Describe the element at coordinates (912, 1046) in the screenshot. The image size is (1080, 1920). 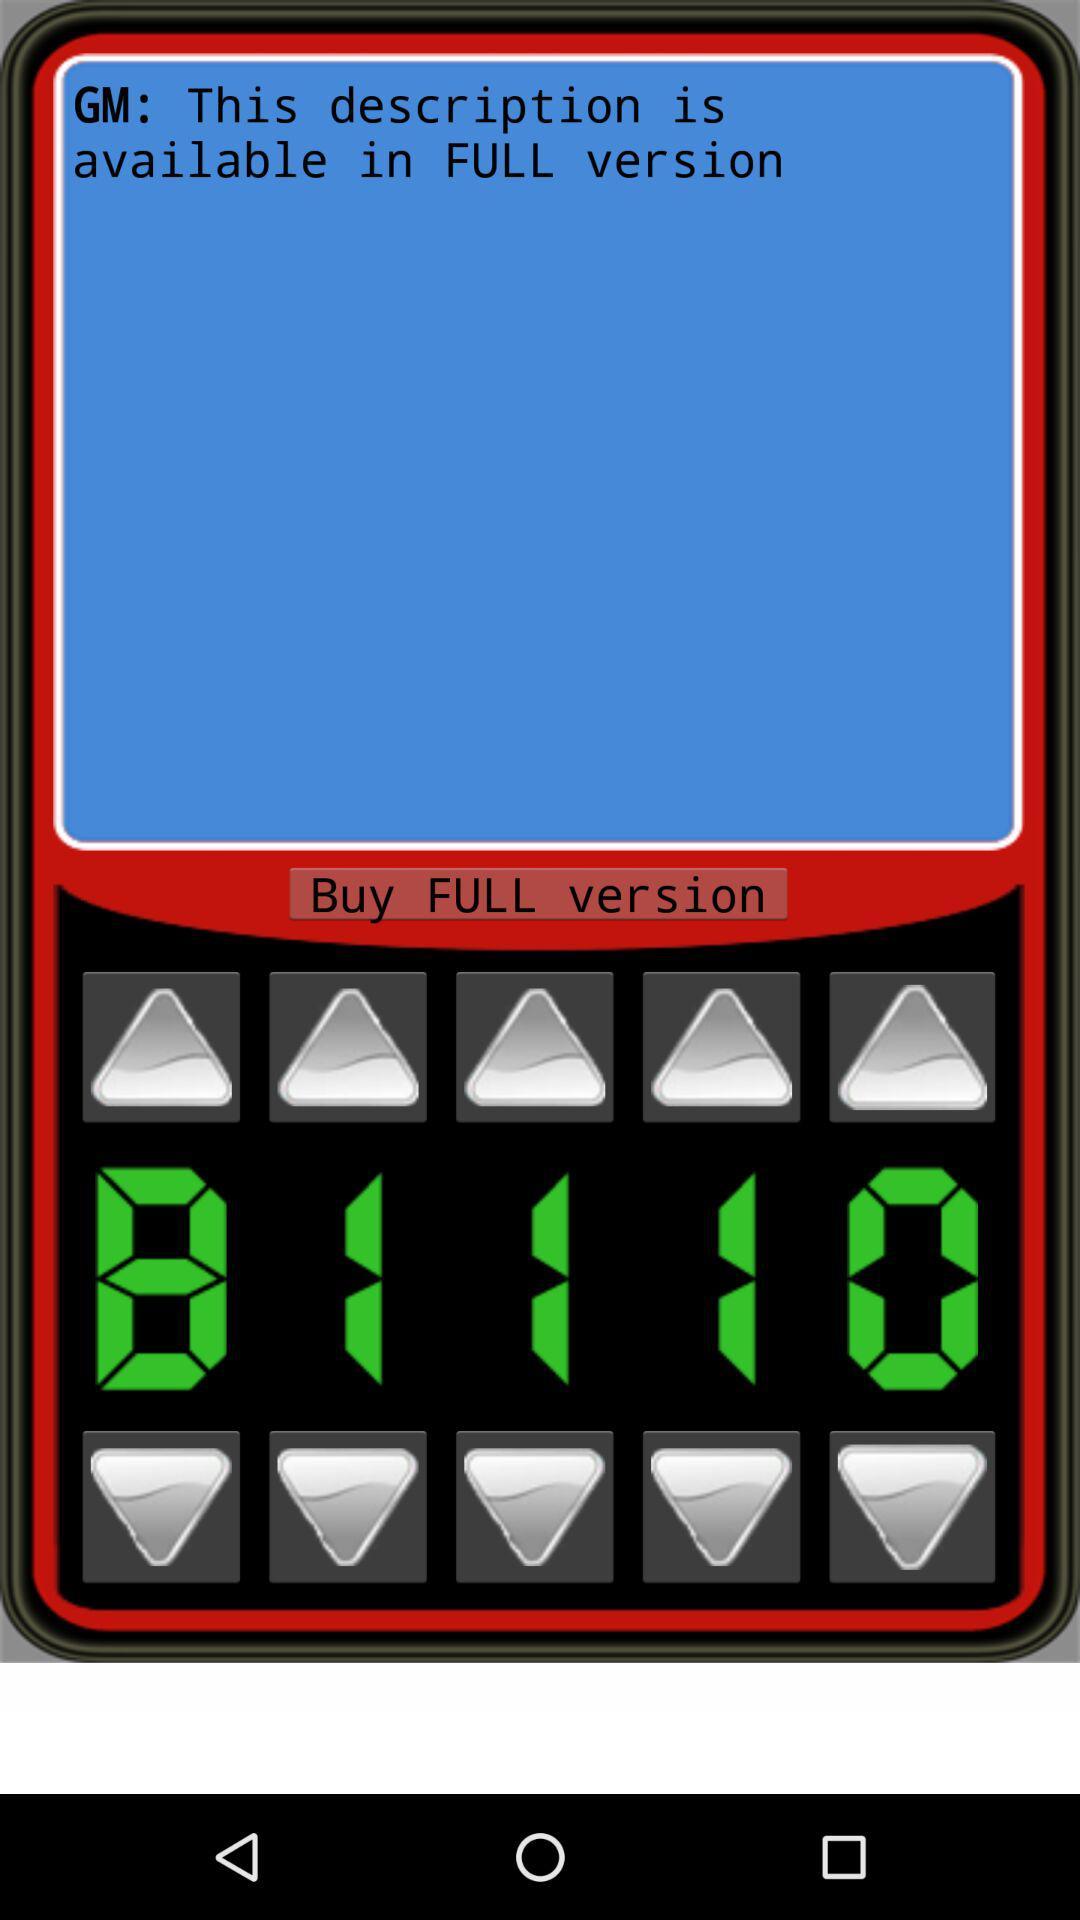
I see `shows up icon` at that location.